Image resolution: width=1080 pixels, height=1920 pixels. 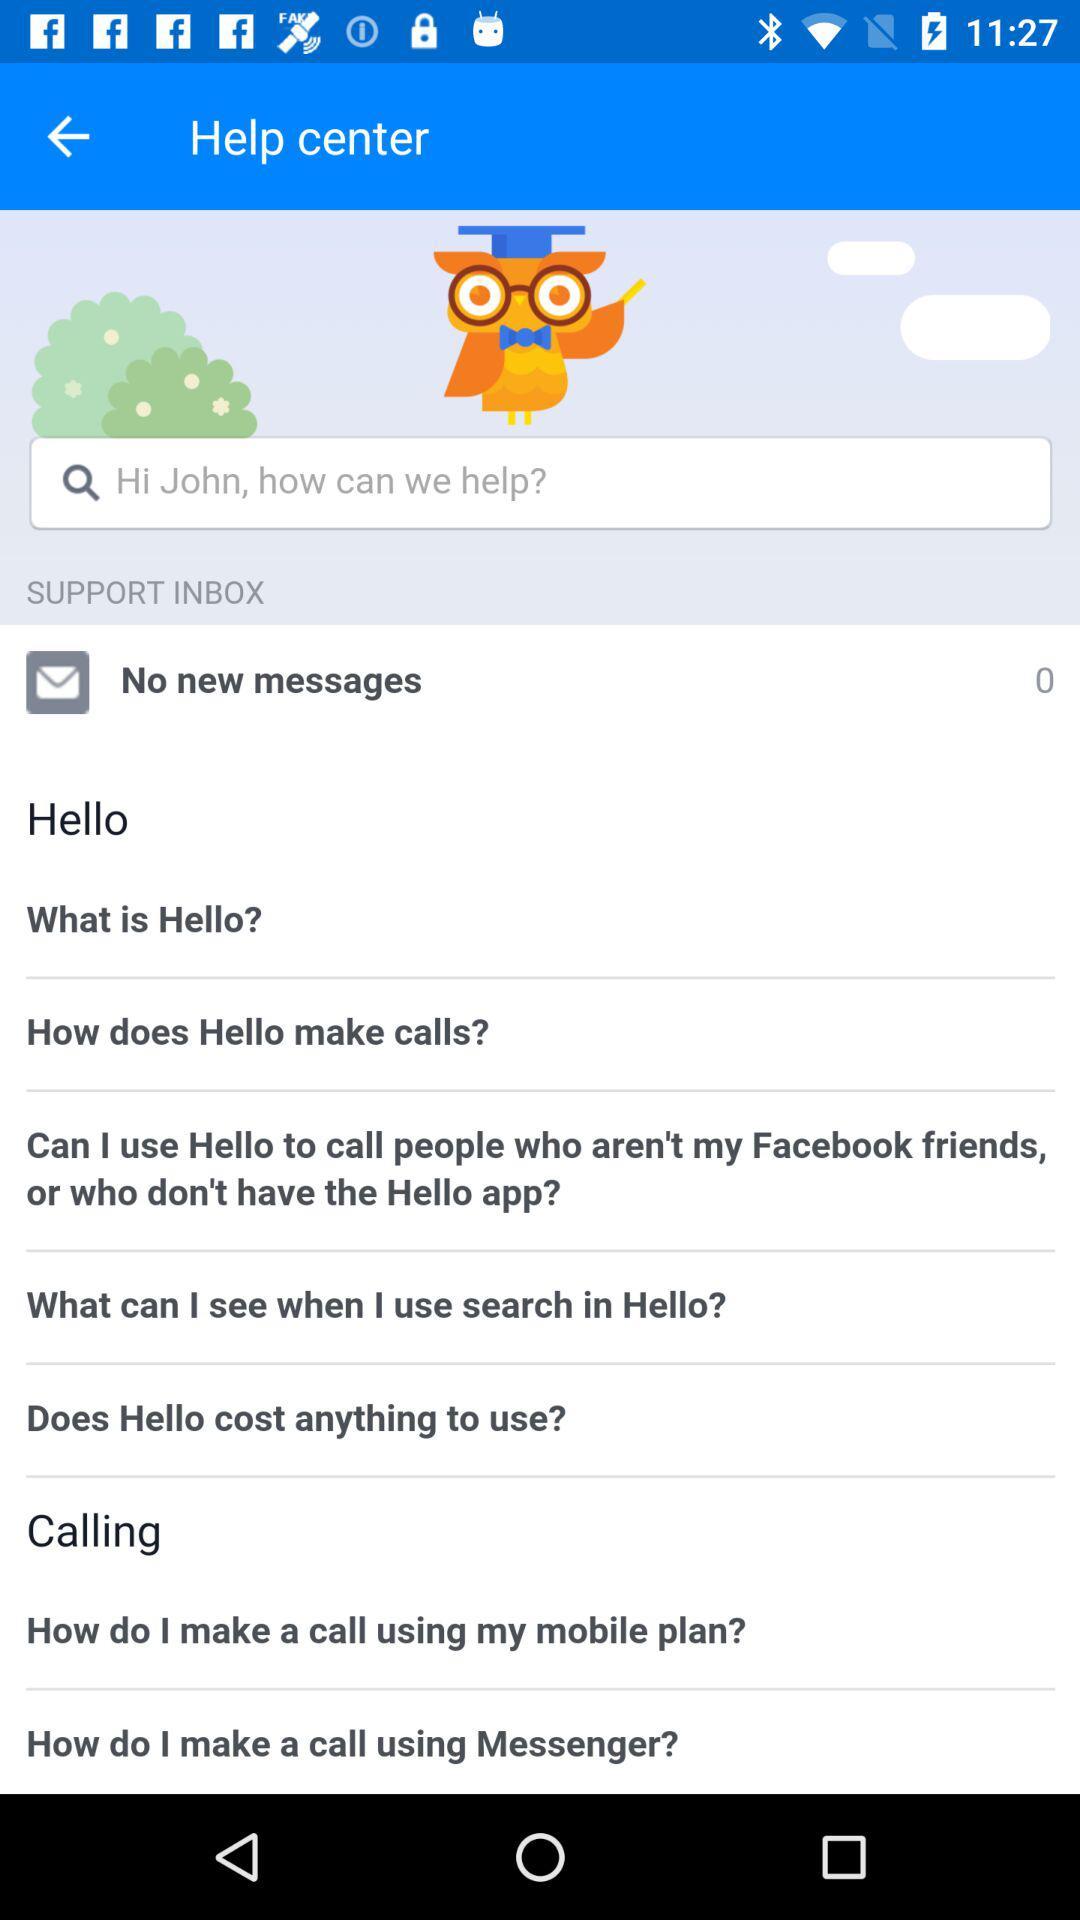 What do you see at coordinates (540, 1002) in the screenshot?
I see `read message` at bounding box center [540, 1002].